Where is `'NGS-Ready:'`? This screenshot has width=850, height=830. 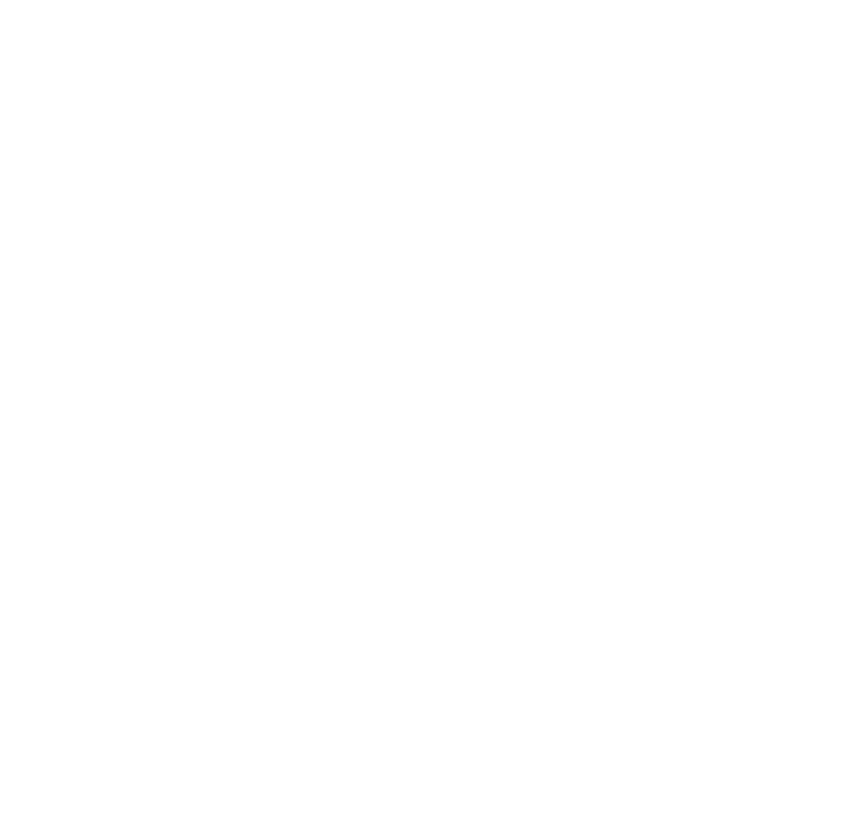
'NGS-Ready:' is located at coordinates (179, 670).